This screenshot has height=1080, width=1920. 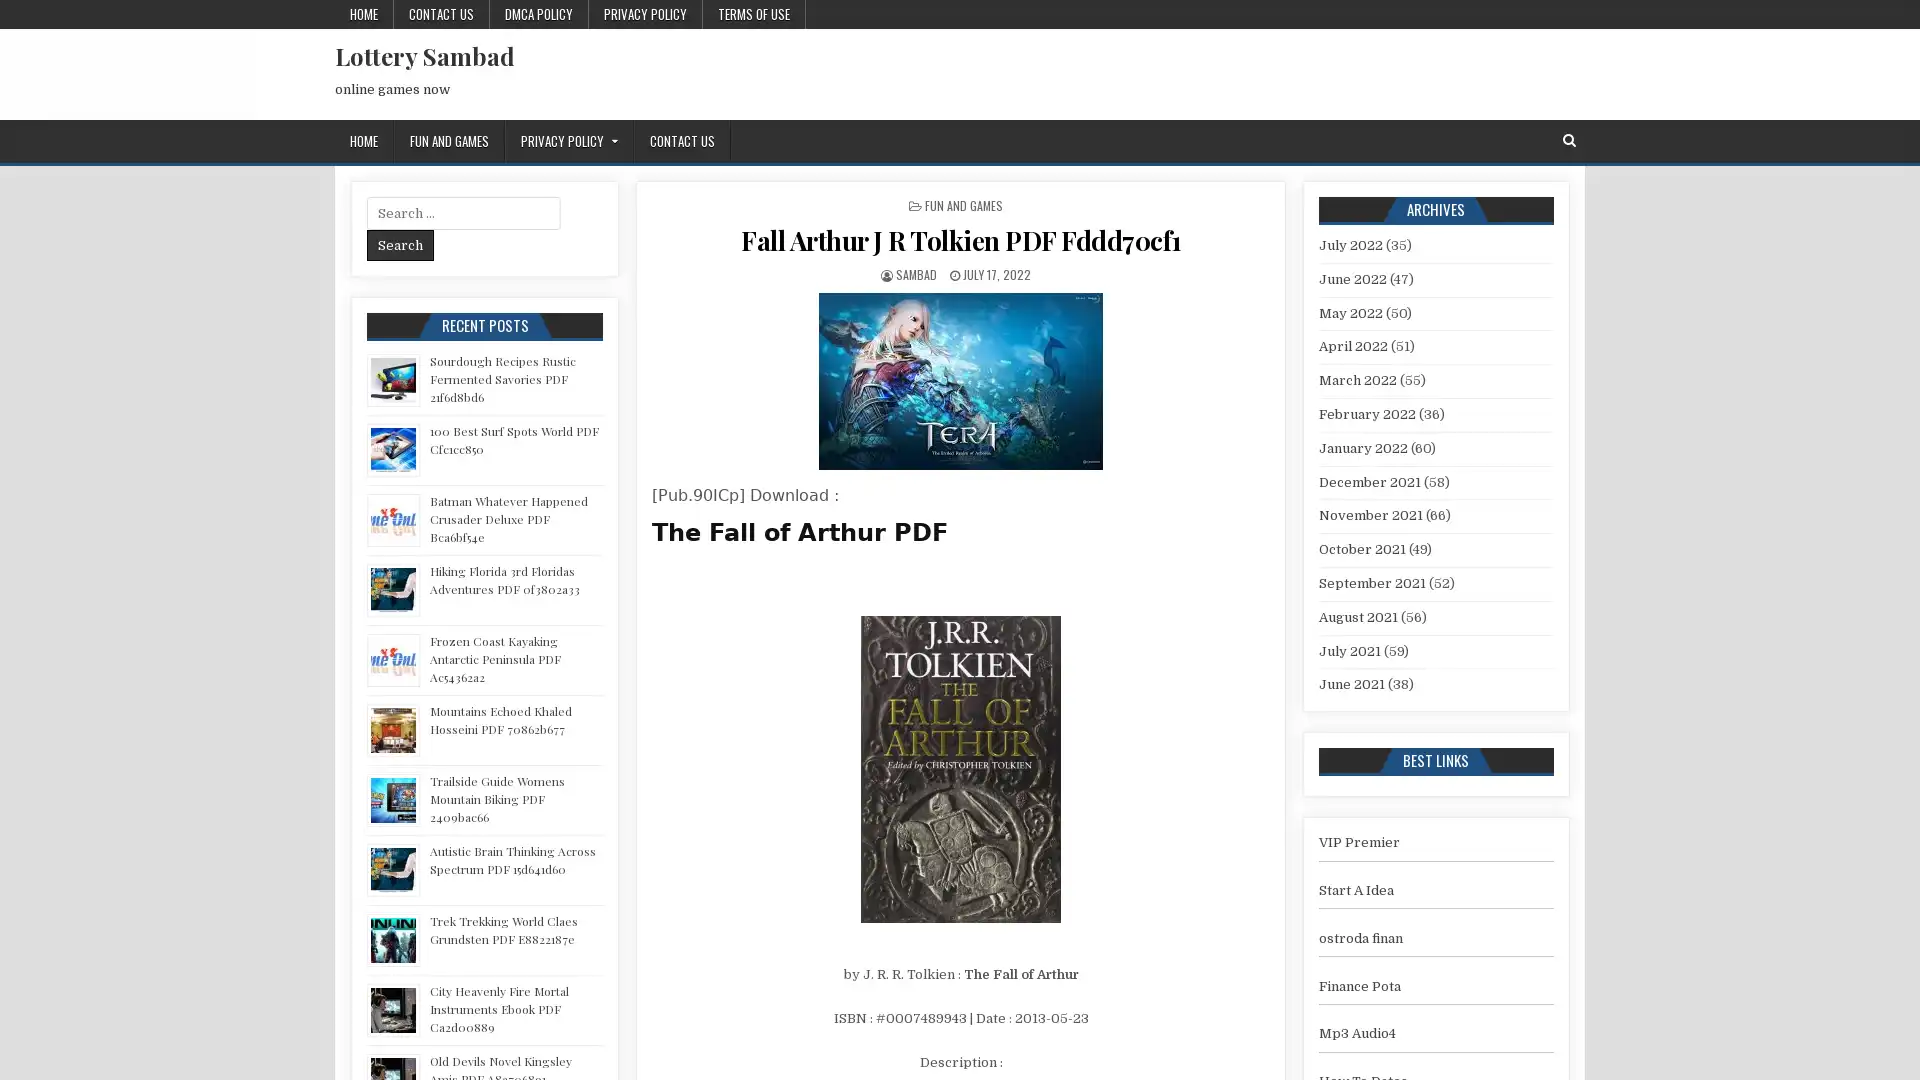 What do you see at coordinates (400, 244) in the screenshot?
I see `Search` at bounding box center [400, 244].